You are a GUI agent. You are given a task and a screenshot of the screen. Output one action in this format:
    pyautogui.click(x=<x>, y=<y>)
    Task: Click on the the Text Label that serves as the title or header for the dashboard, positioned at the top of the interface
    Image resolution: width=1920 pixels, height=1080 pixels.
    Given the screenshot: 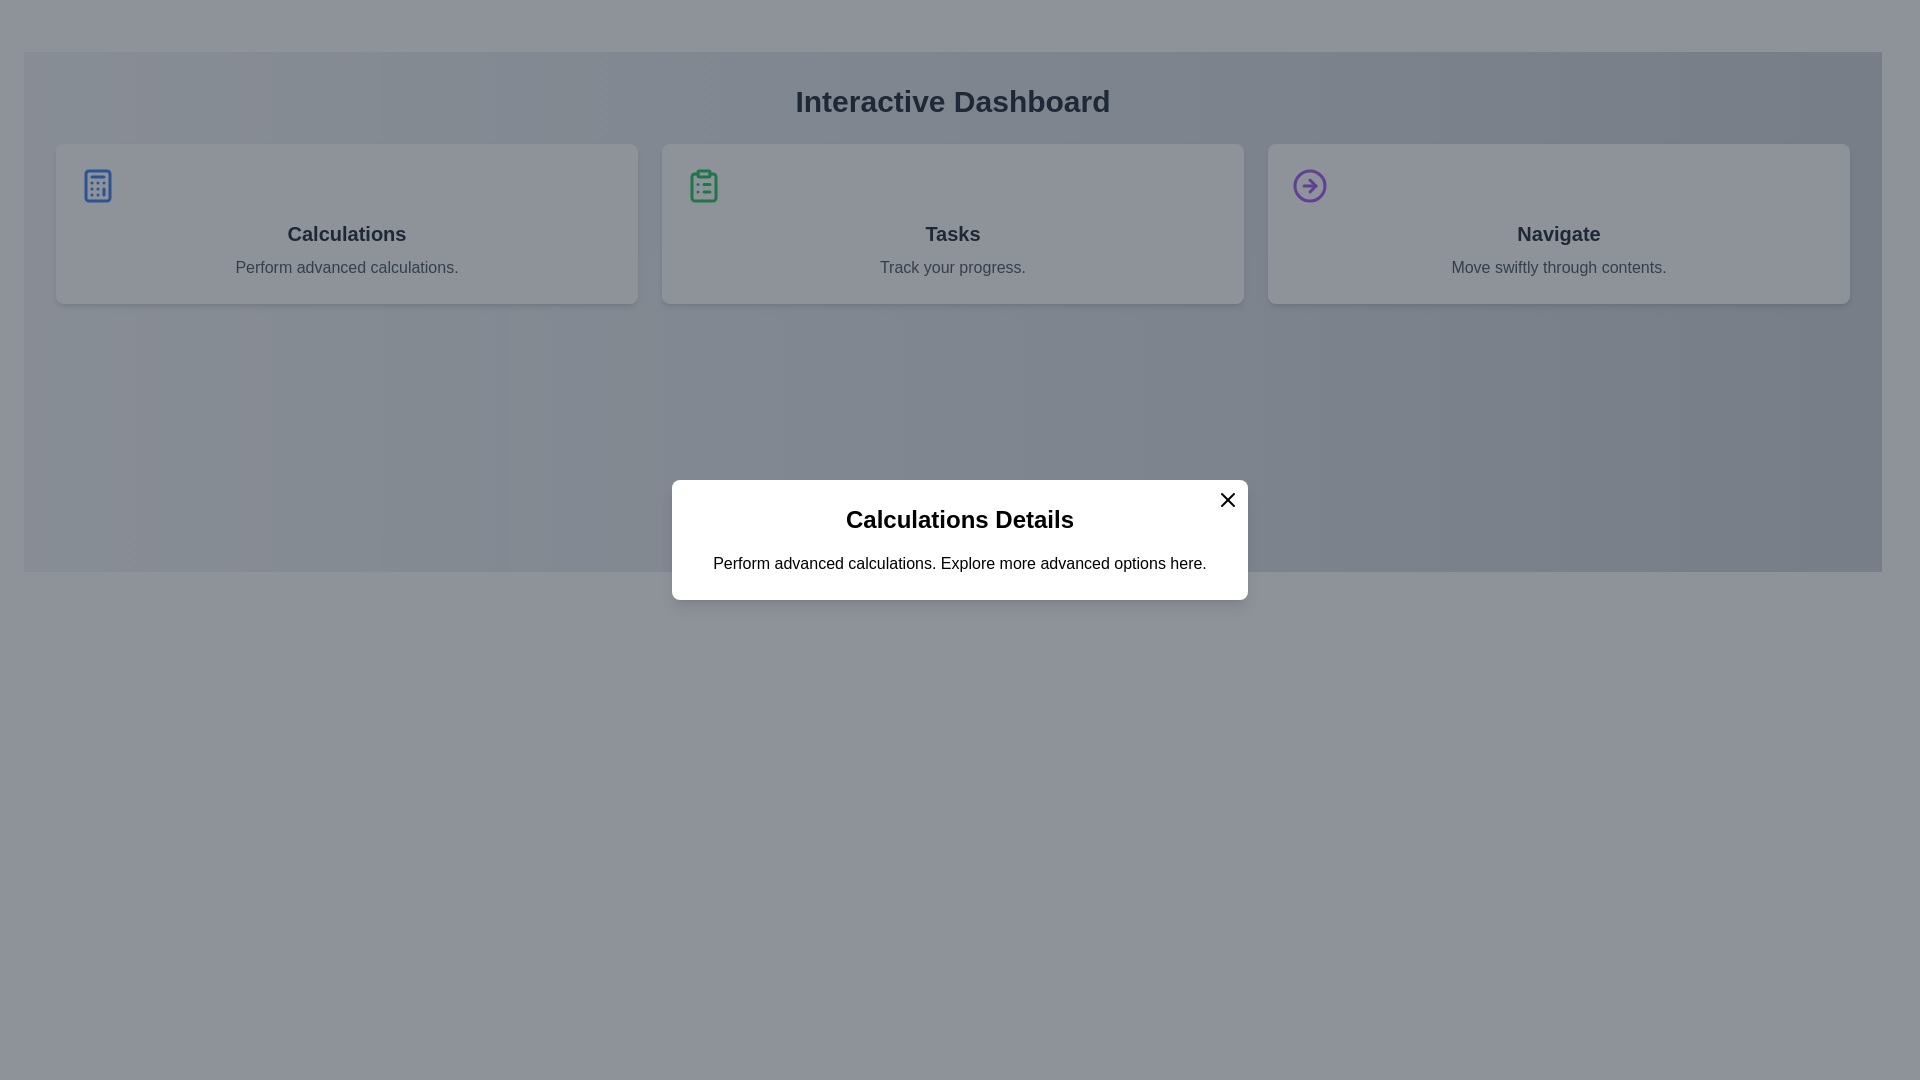 What is the action you would take?
    pyautogui.click(x=952, y=101)
    